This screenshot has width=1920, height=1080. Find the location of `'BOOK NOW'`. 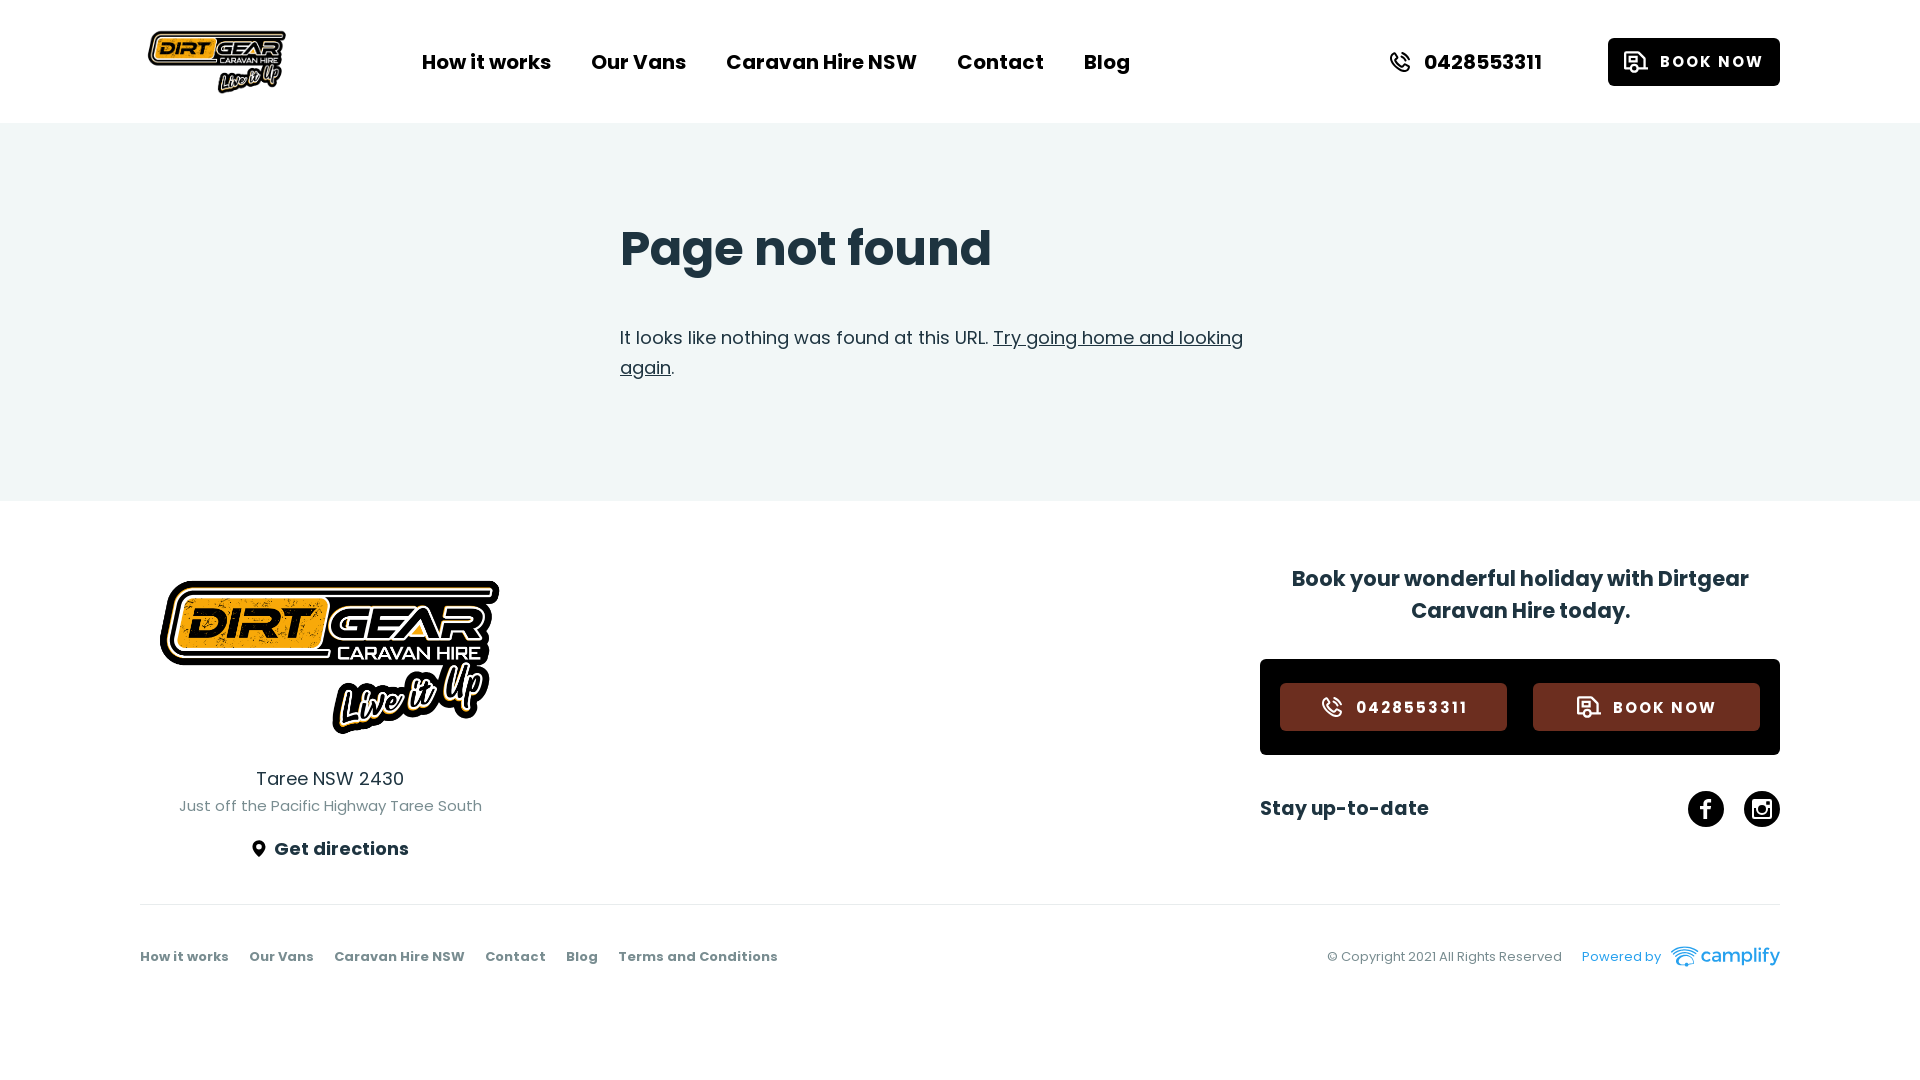

'BOOK NOW' is located at coordinates (1646, 705).